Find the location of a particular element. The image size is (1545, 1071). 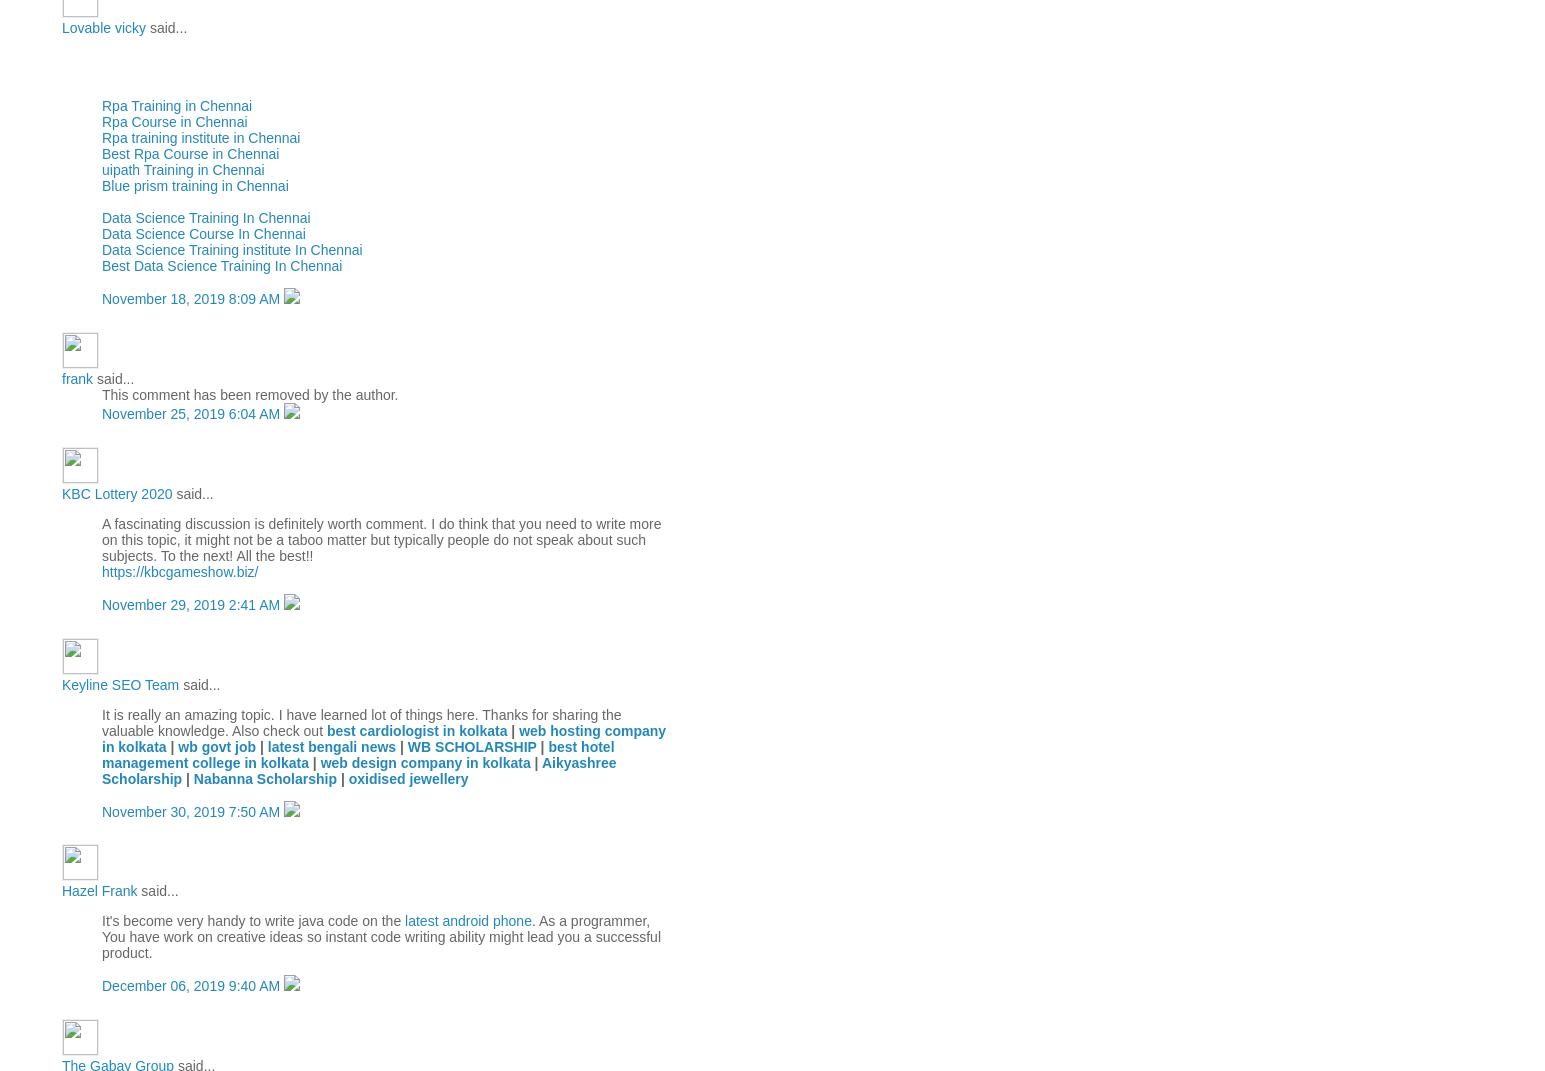

'uipath Training in Chennai' is located at coordinates (100, 168).